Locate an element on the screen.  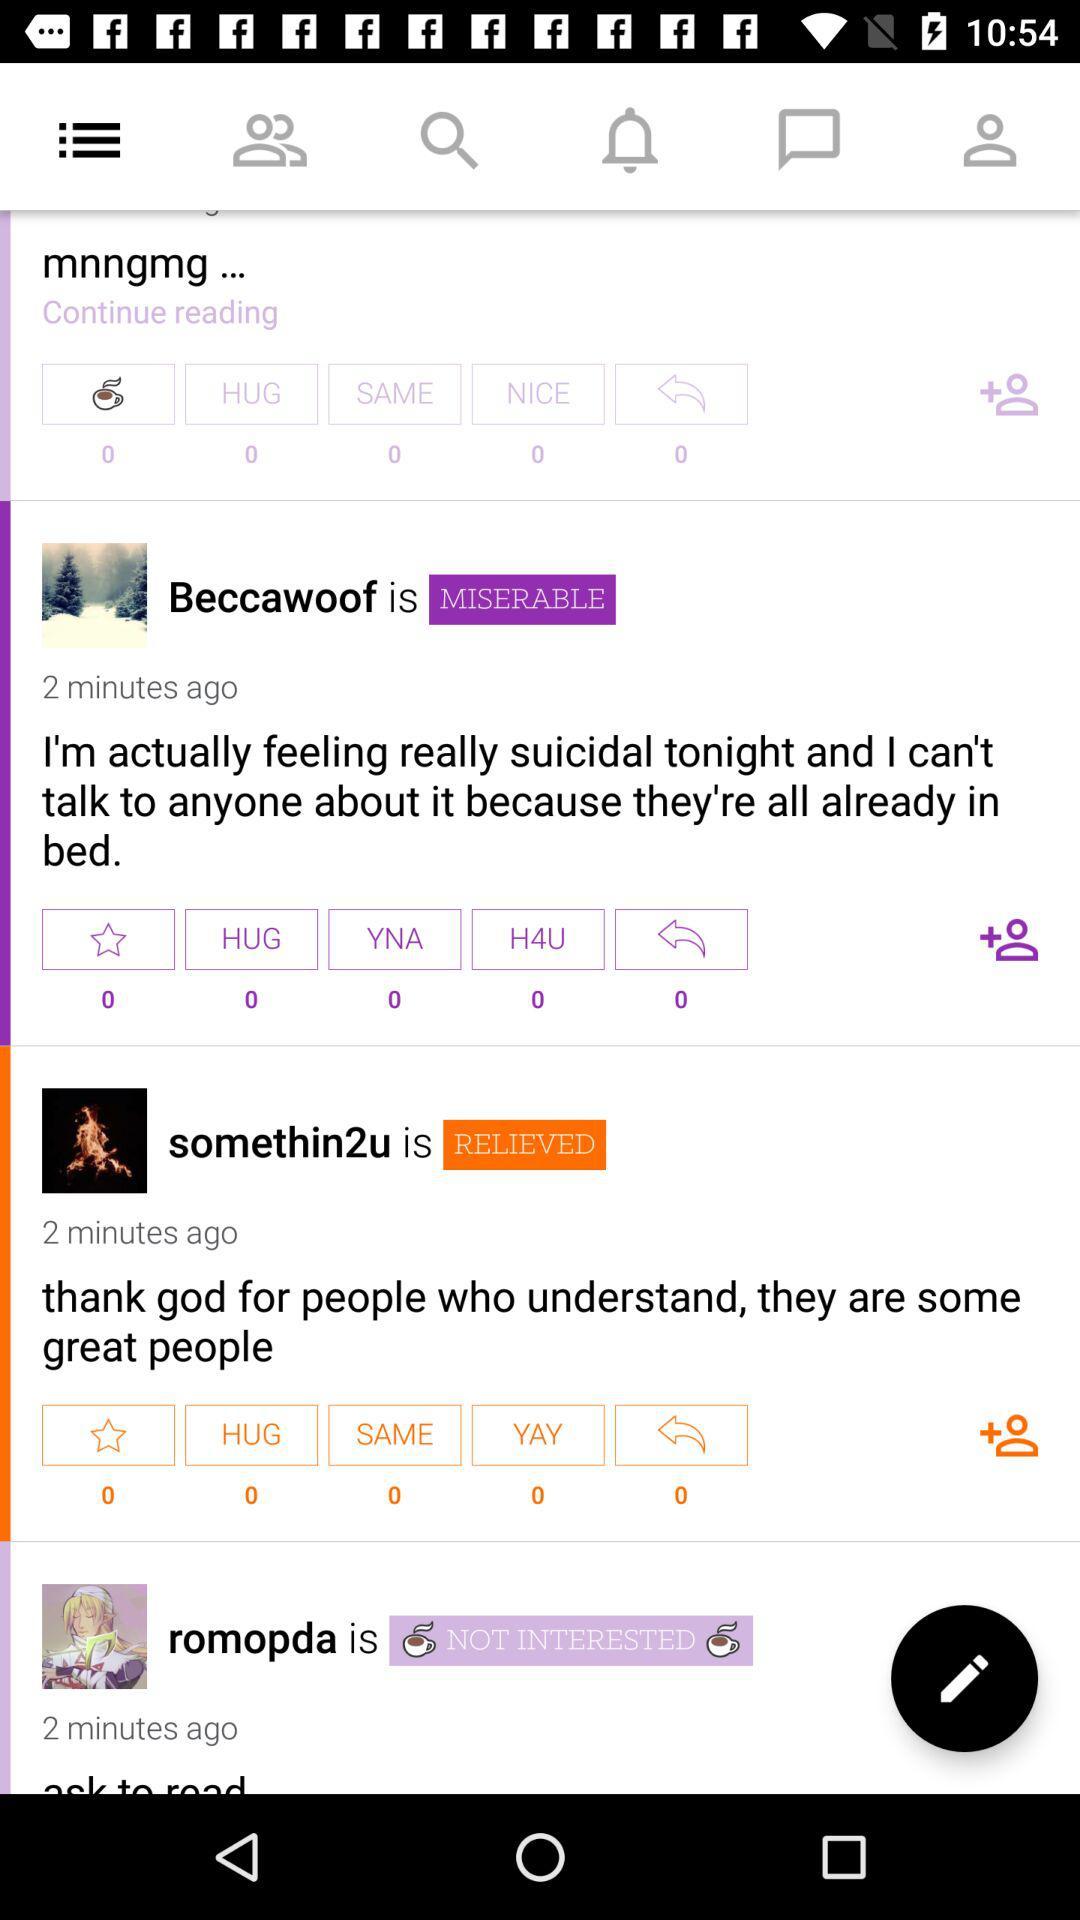
star rating is located at coordinates (108, 1434).